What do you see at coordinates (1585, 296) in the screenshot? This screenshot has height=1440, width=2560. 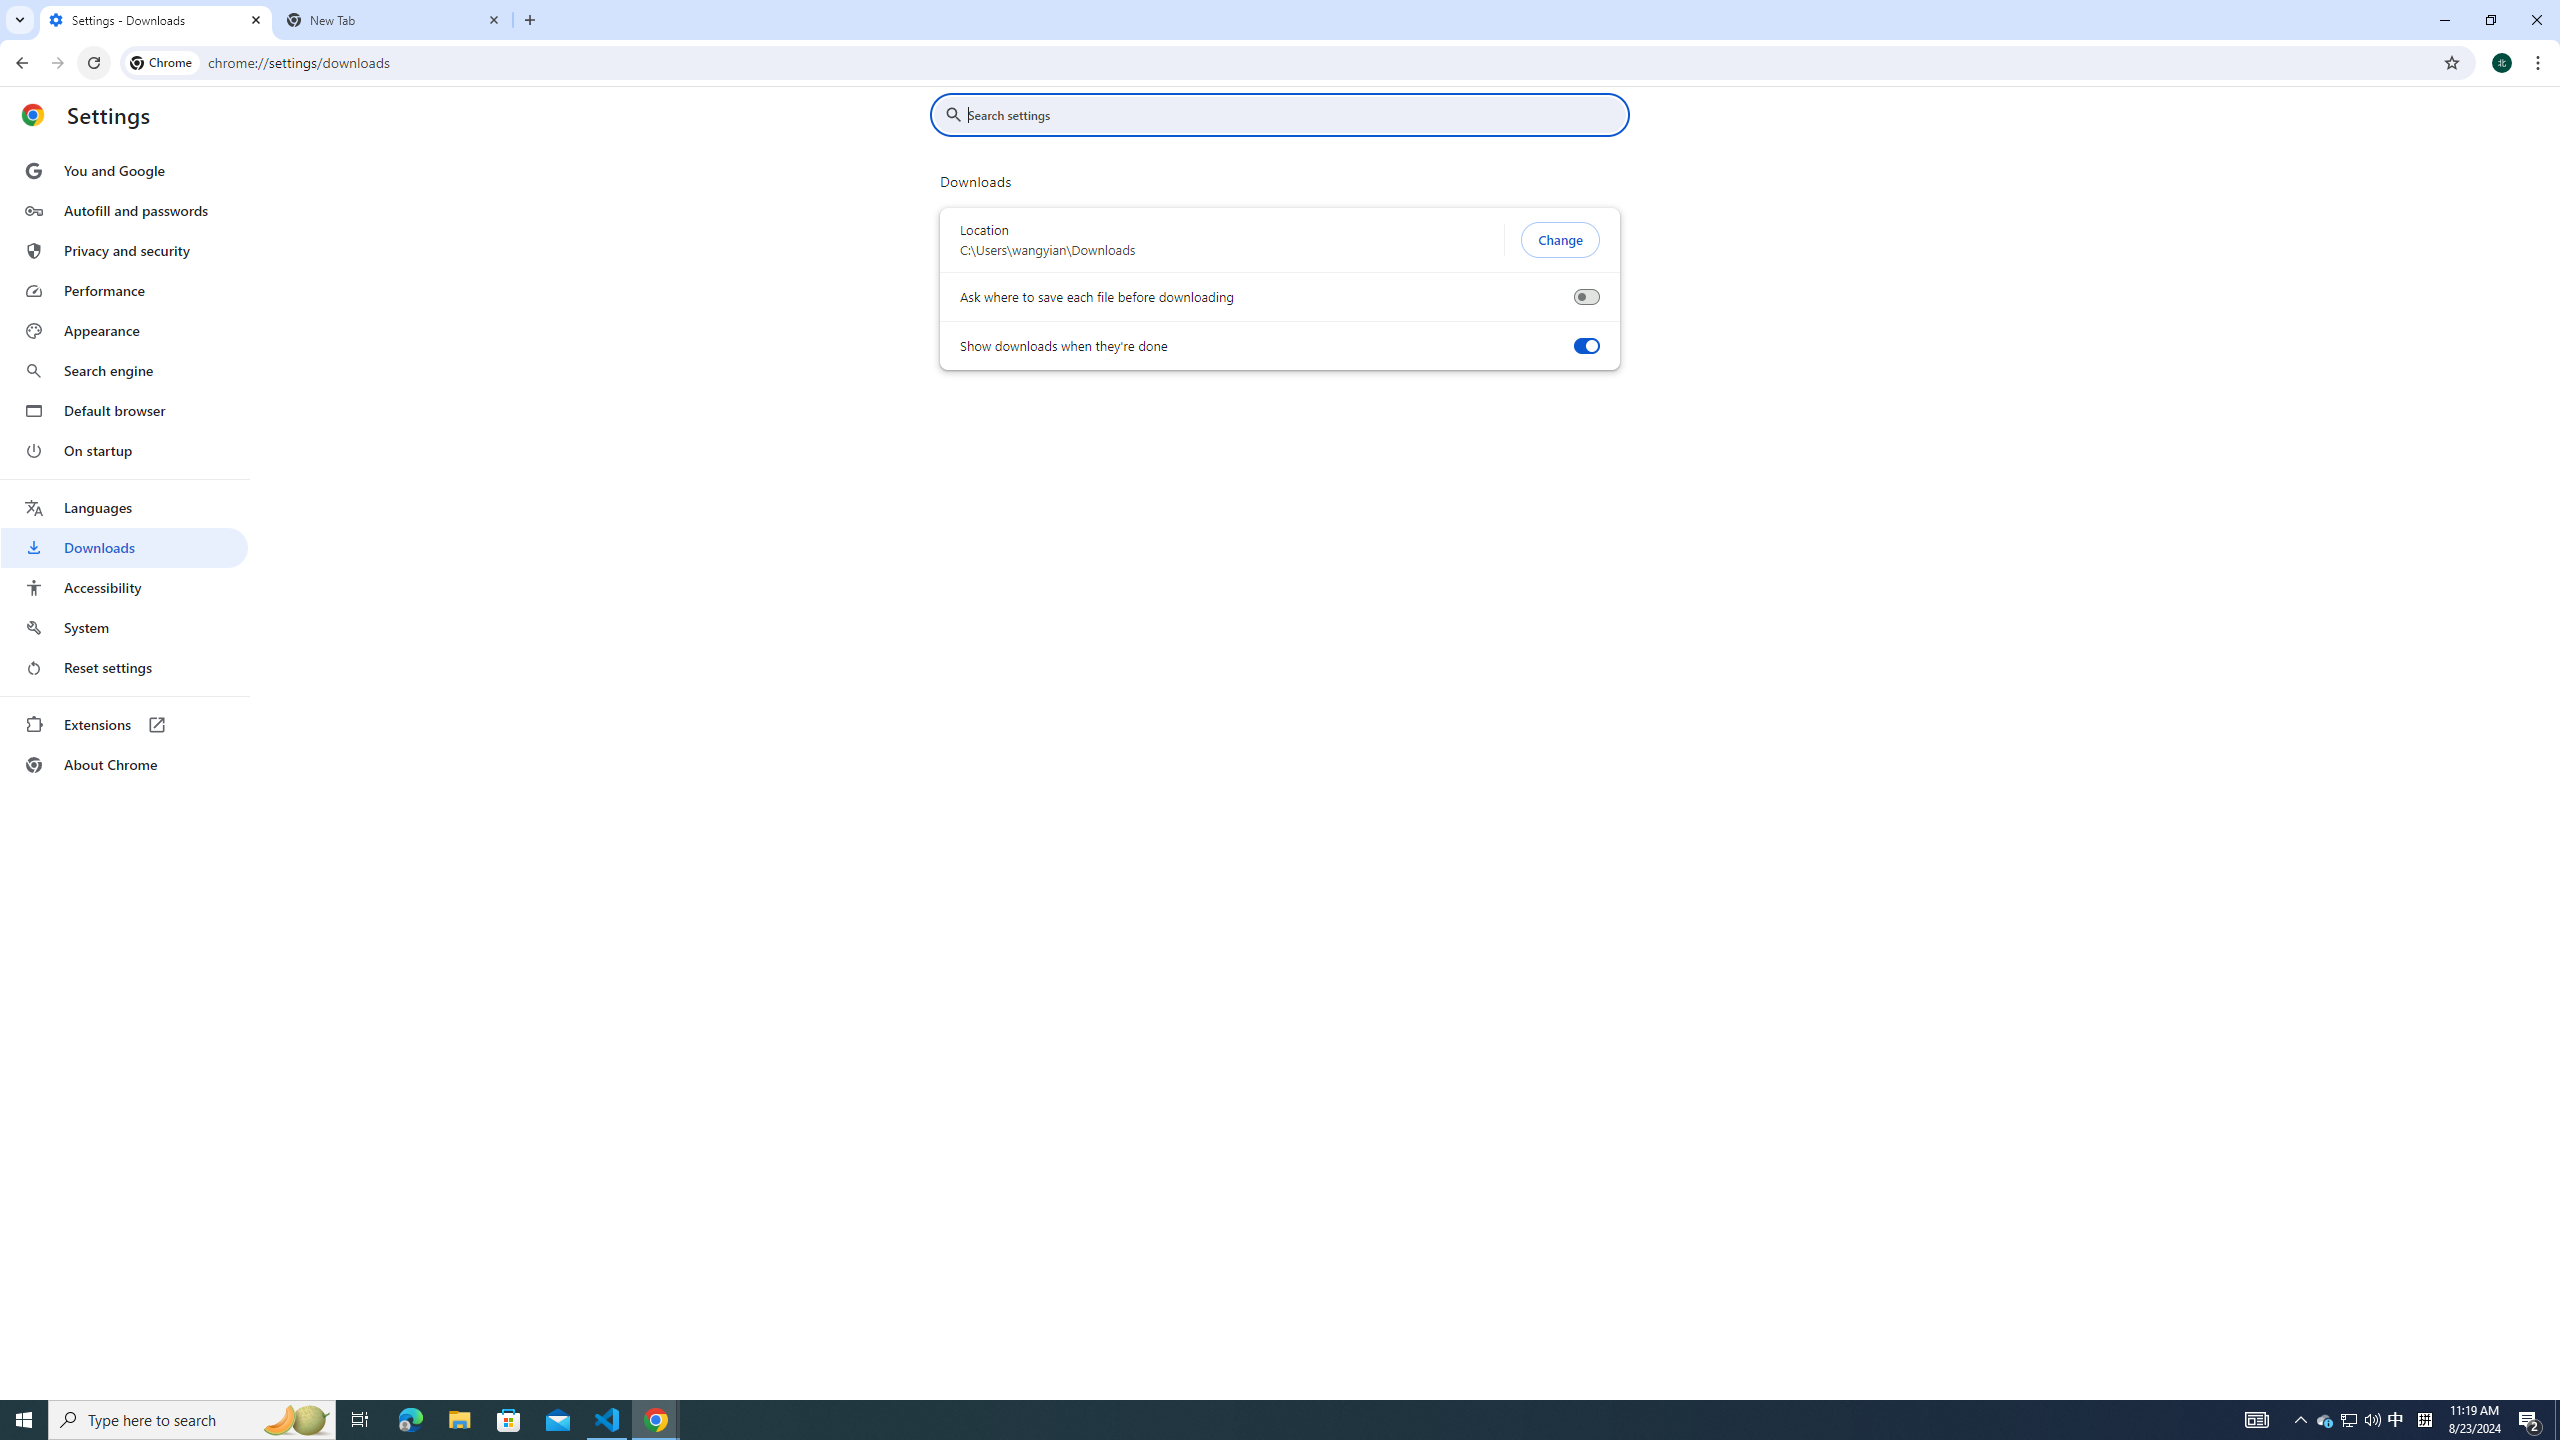 I see `'Ask where to save each file before downloading'` at bounding box center [1585, 296].